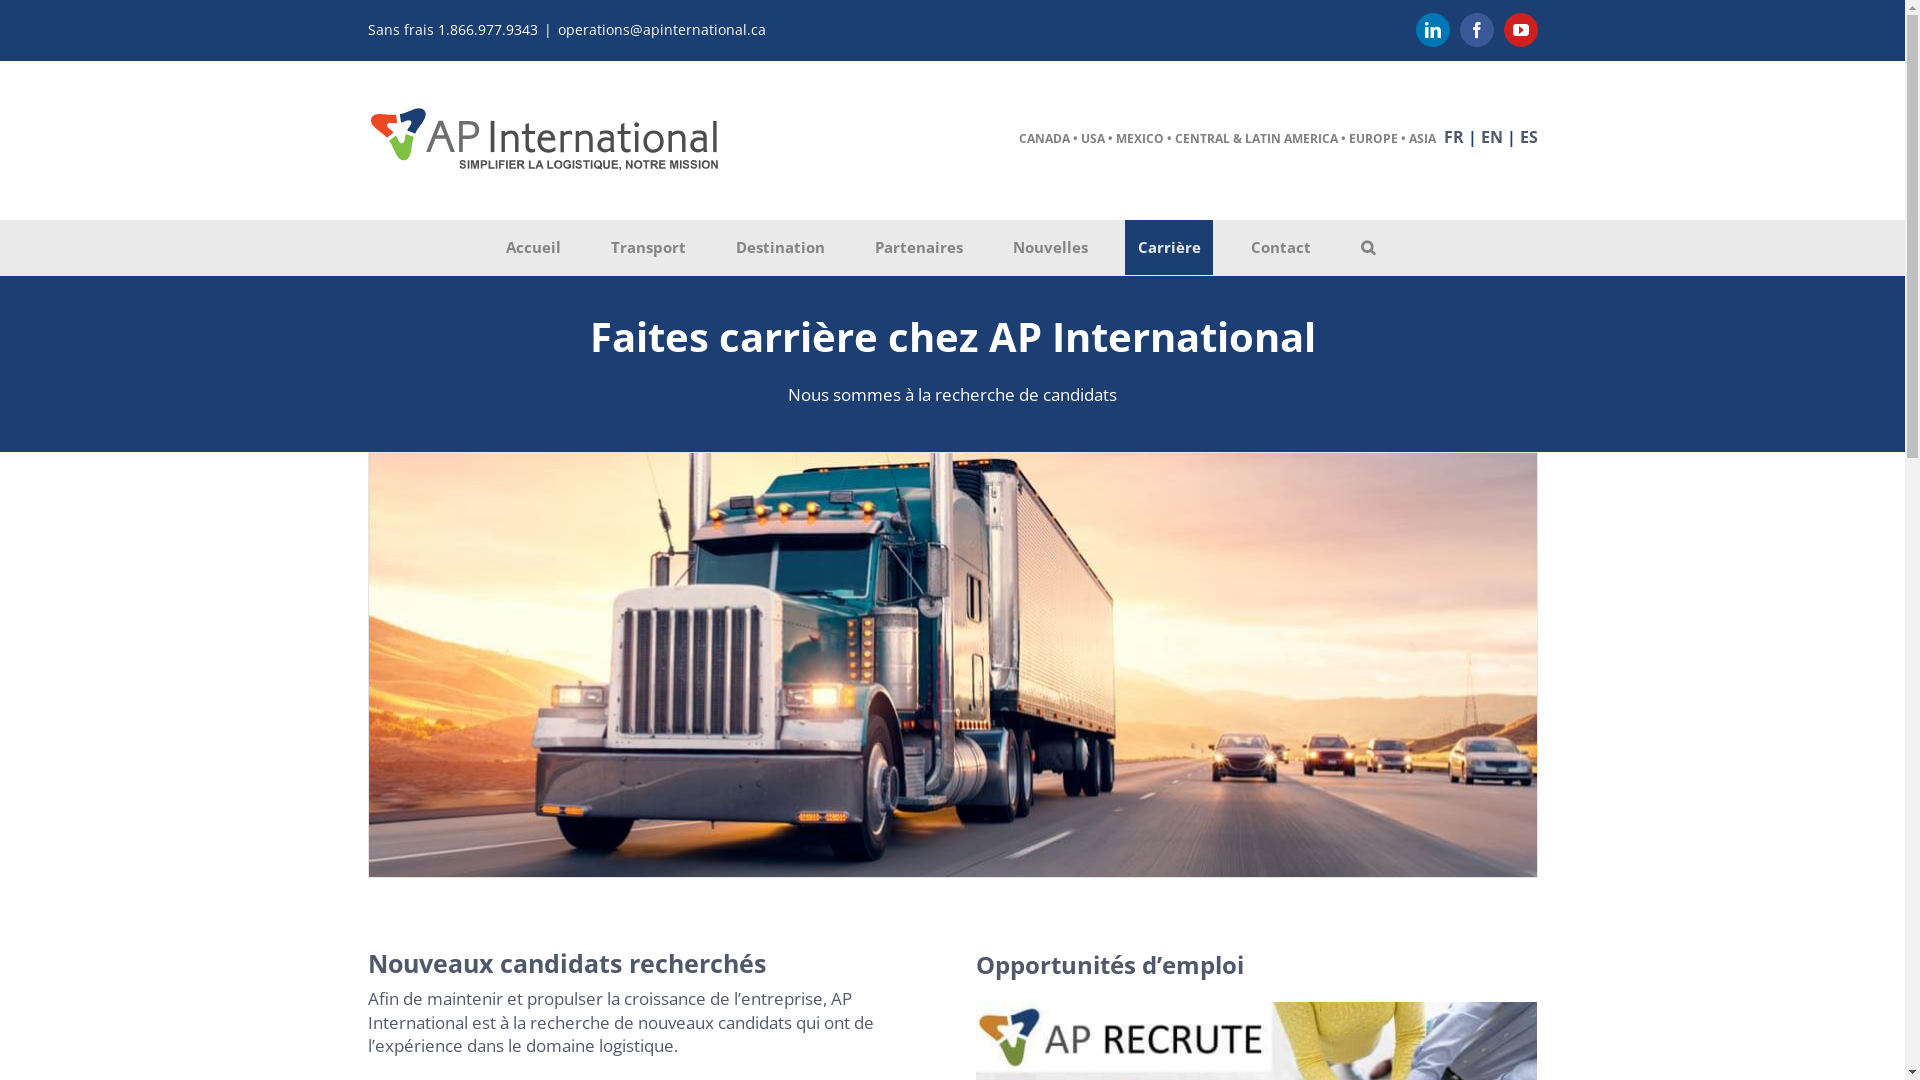 The image size is (1920, 1080). Describe the element at coordinates (648, 246) in the screenshot. I see `'Transport'` at that location.